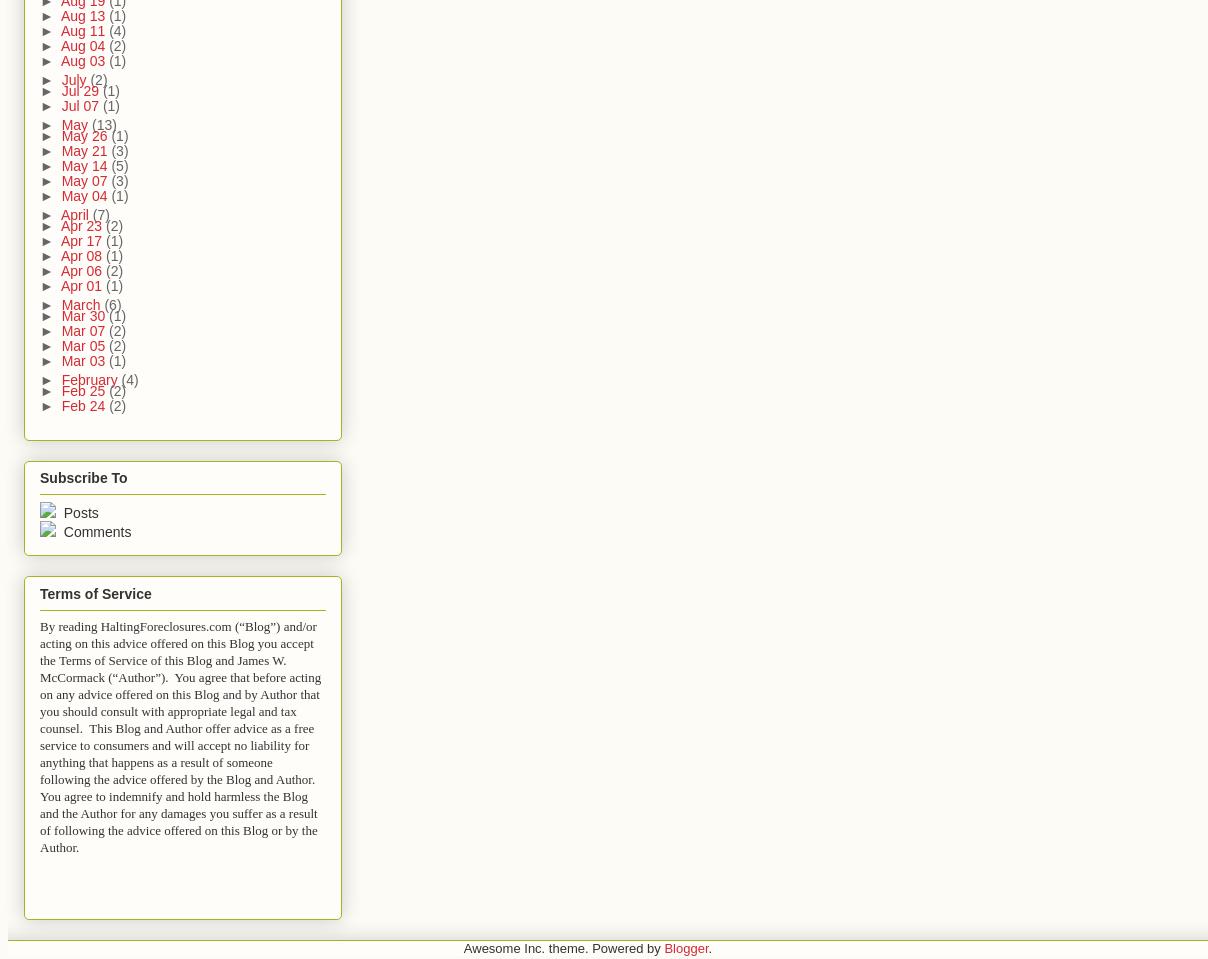  What do you see at coordinates (708, 947) in the screenshot?
I see `'.'` at bounding box center [708, 947].